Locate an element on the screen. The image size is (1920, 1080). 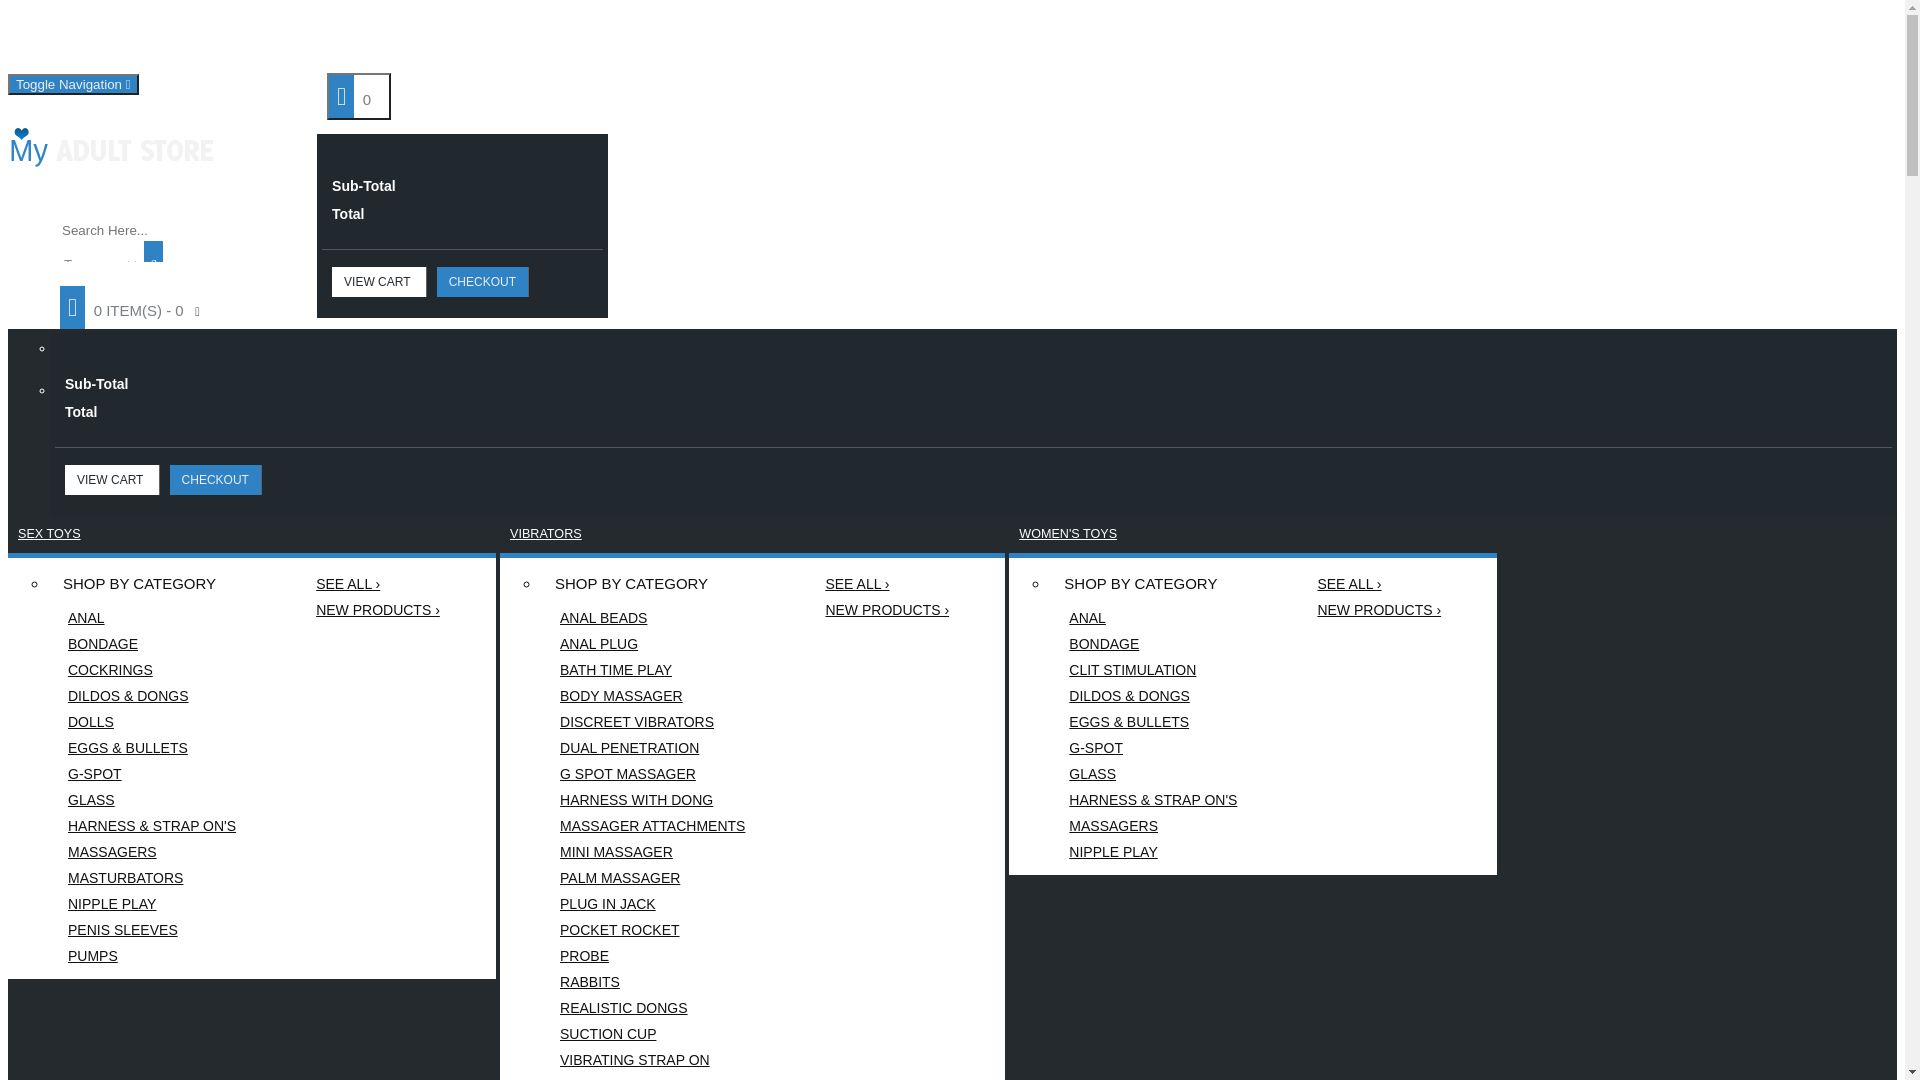
'POCKET ROCKET' is located at coordinates (652, 929).